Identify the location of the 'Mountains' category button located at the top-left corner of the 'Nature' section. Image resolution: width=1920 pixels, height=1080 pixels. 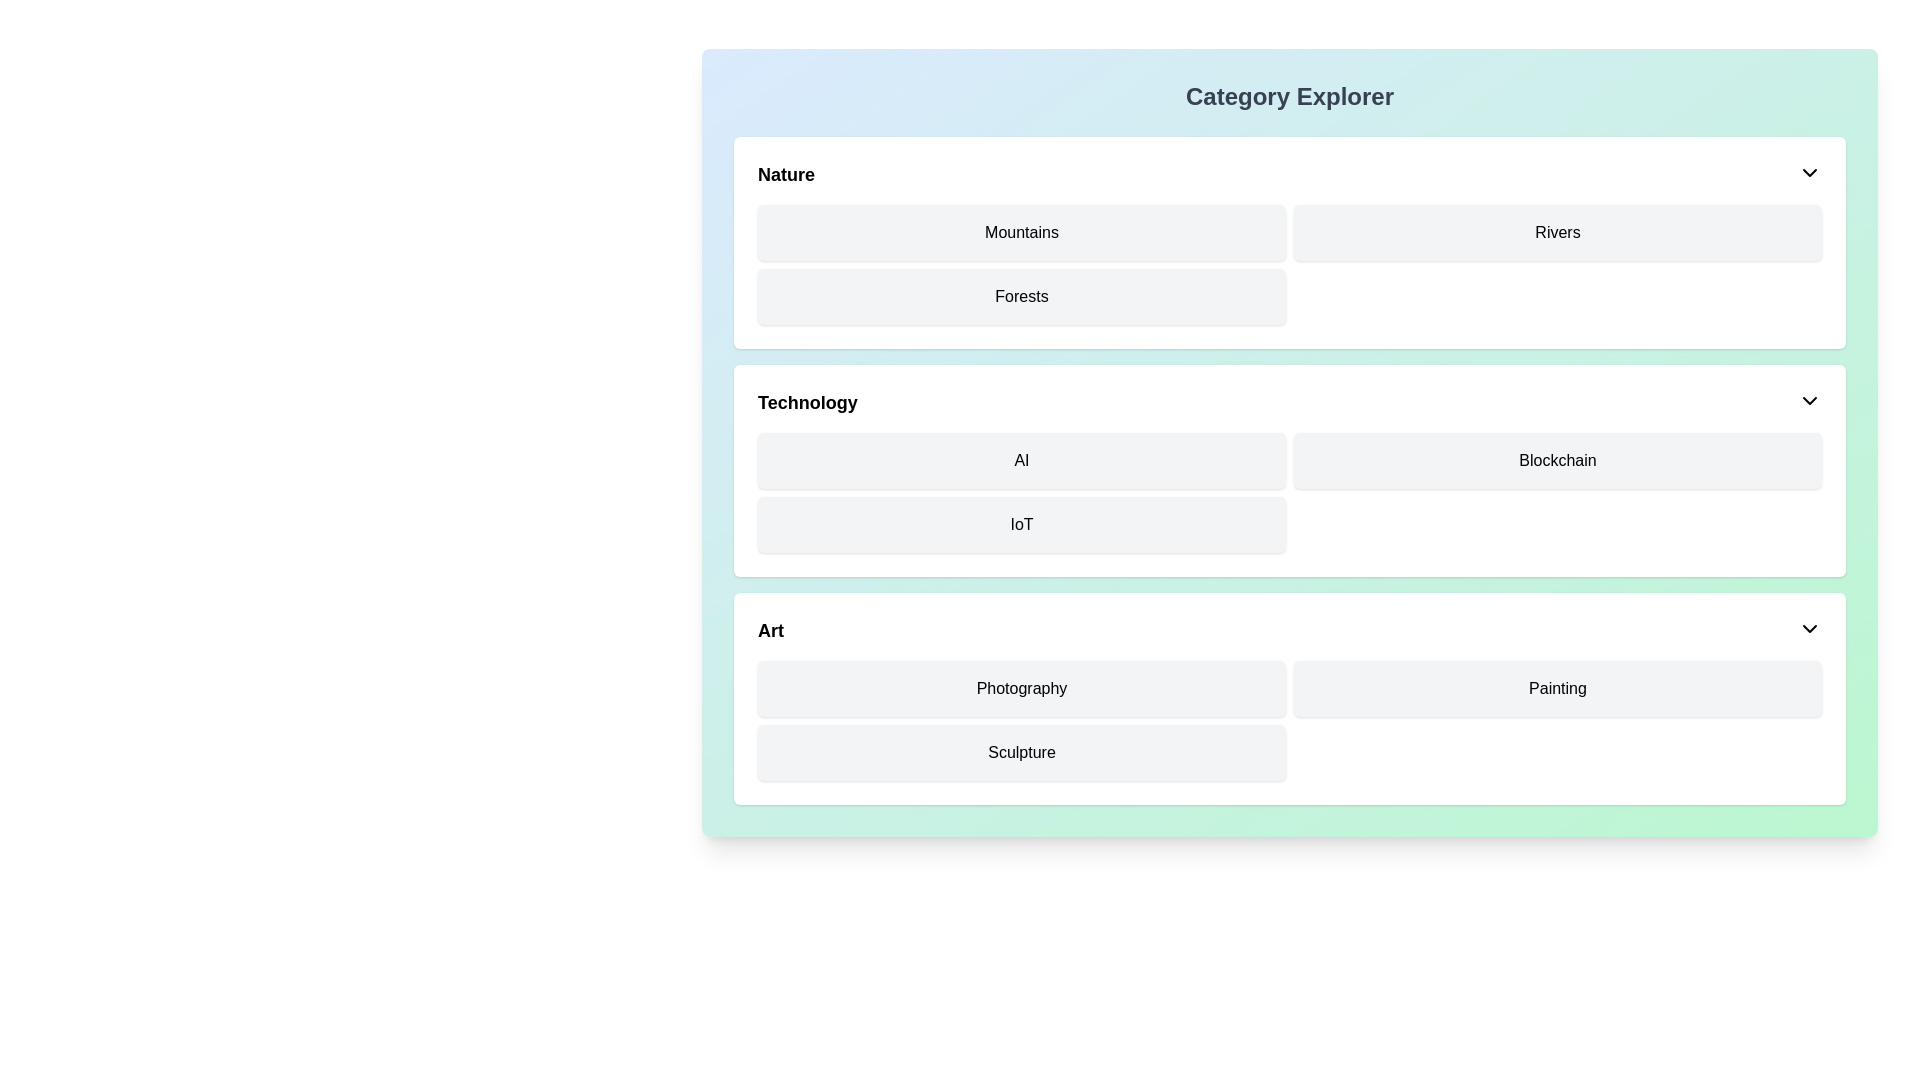
(1022, 231).